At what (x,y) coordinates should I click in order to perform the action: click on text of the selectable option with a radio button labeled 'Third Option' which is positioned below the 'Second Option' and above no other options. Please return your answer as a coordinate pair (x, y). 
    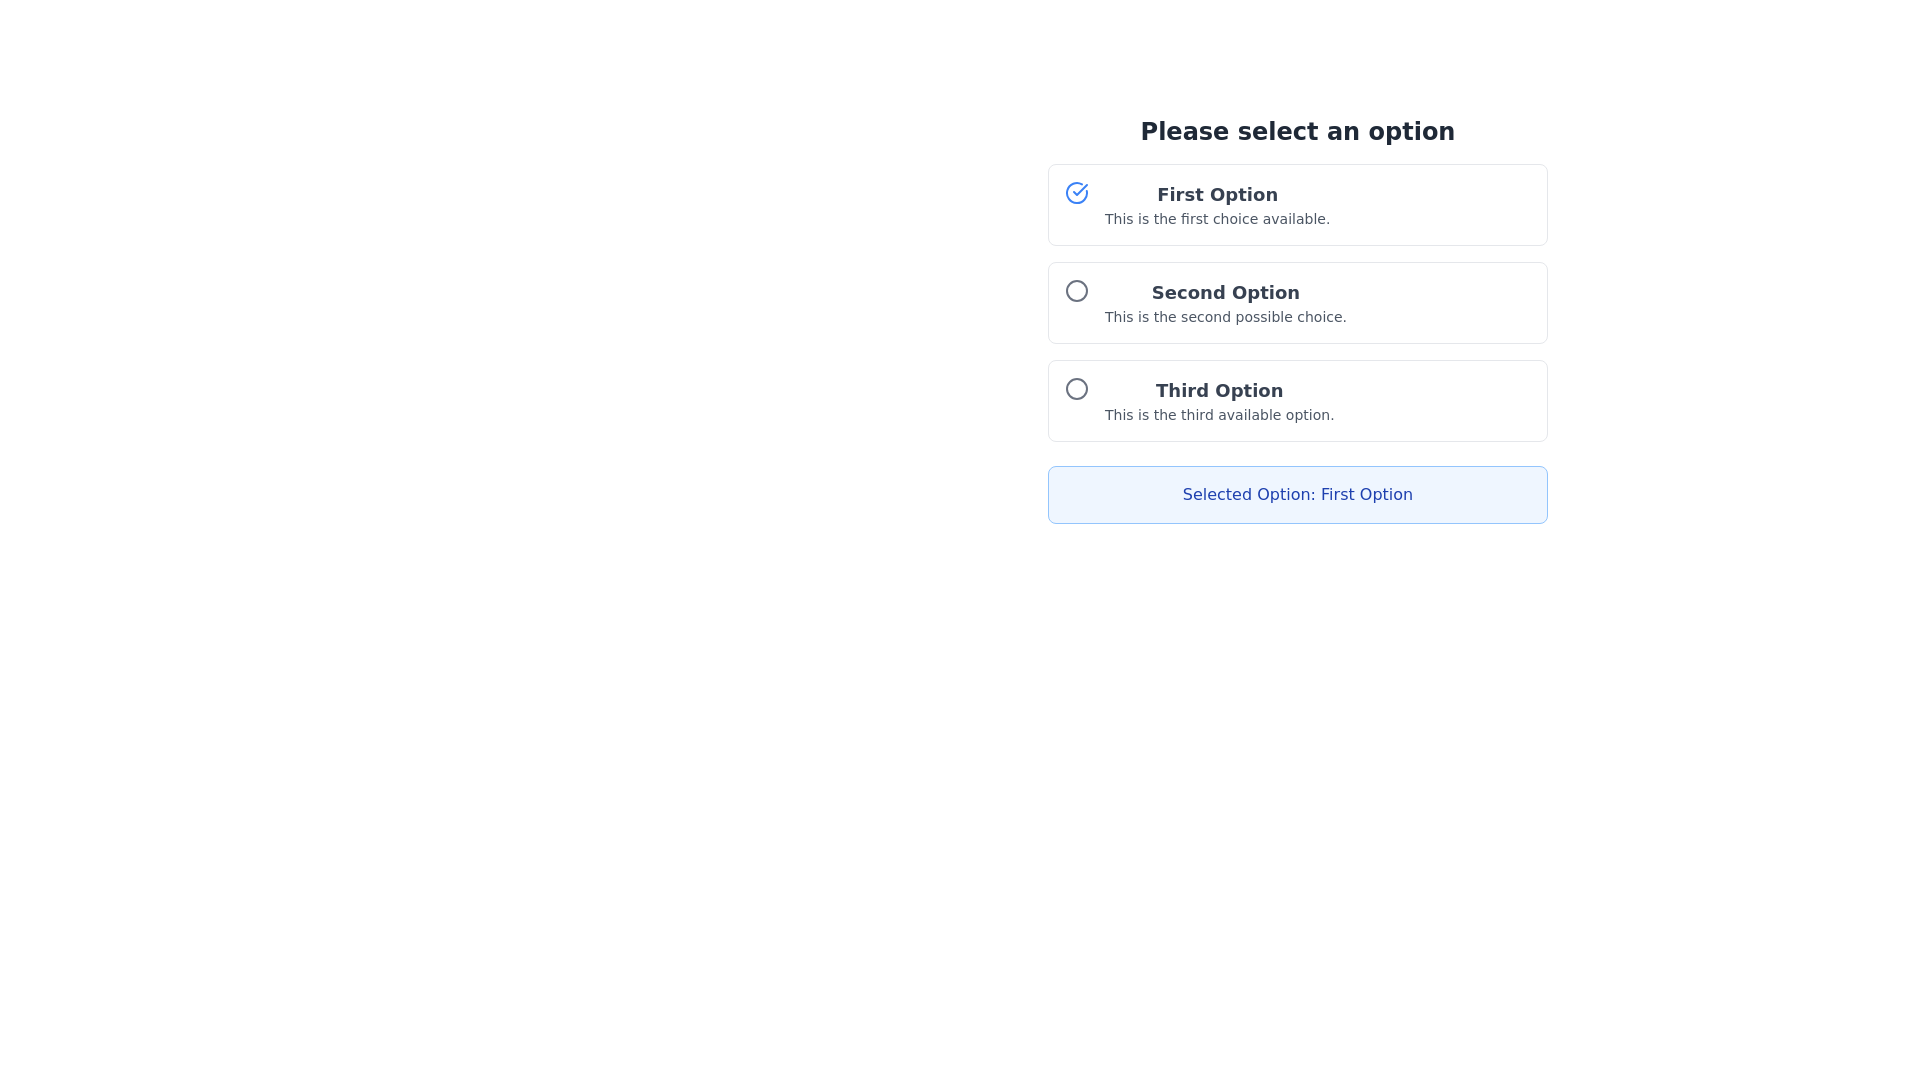
    Looking at the image, I should click on (1297, 401).